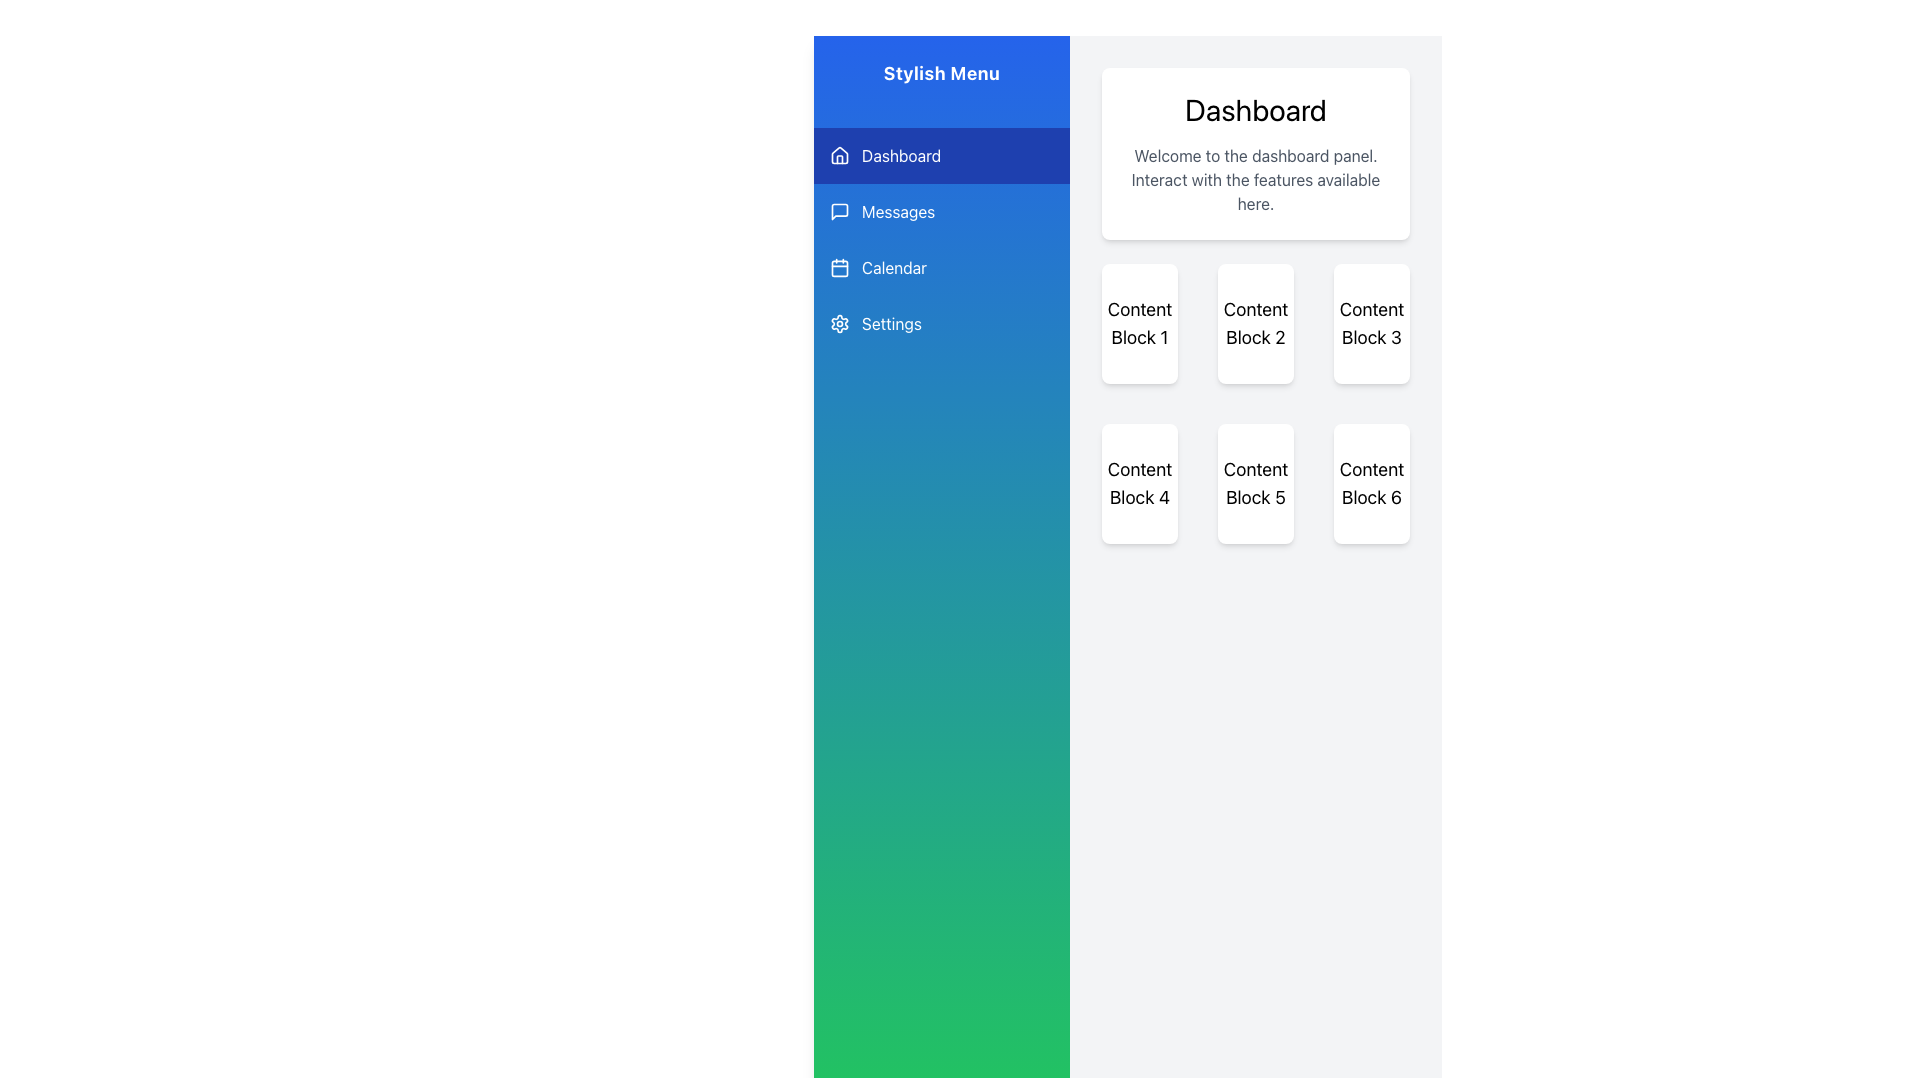  What do you see at coordinates (1255, 153) in the screenshot?
I see `the Informational card that welcomes users to the dashboard, located at the upper section of the right panel, above the grid of smaller content blocks` at bounding box center [1255, 153].